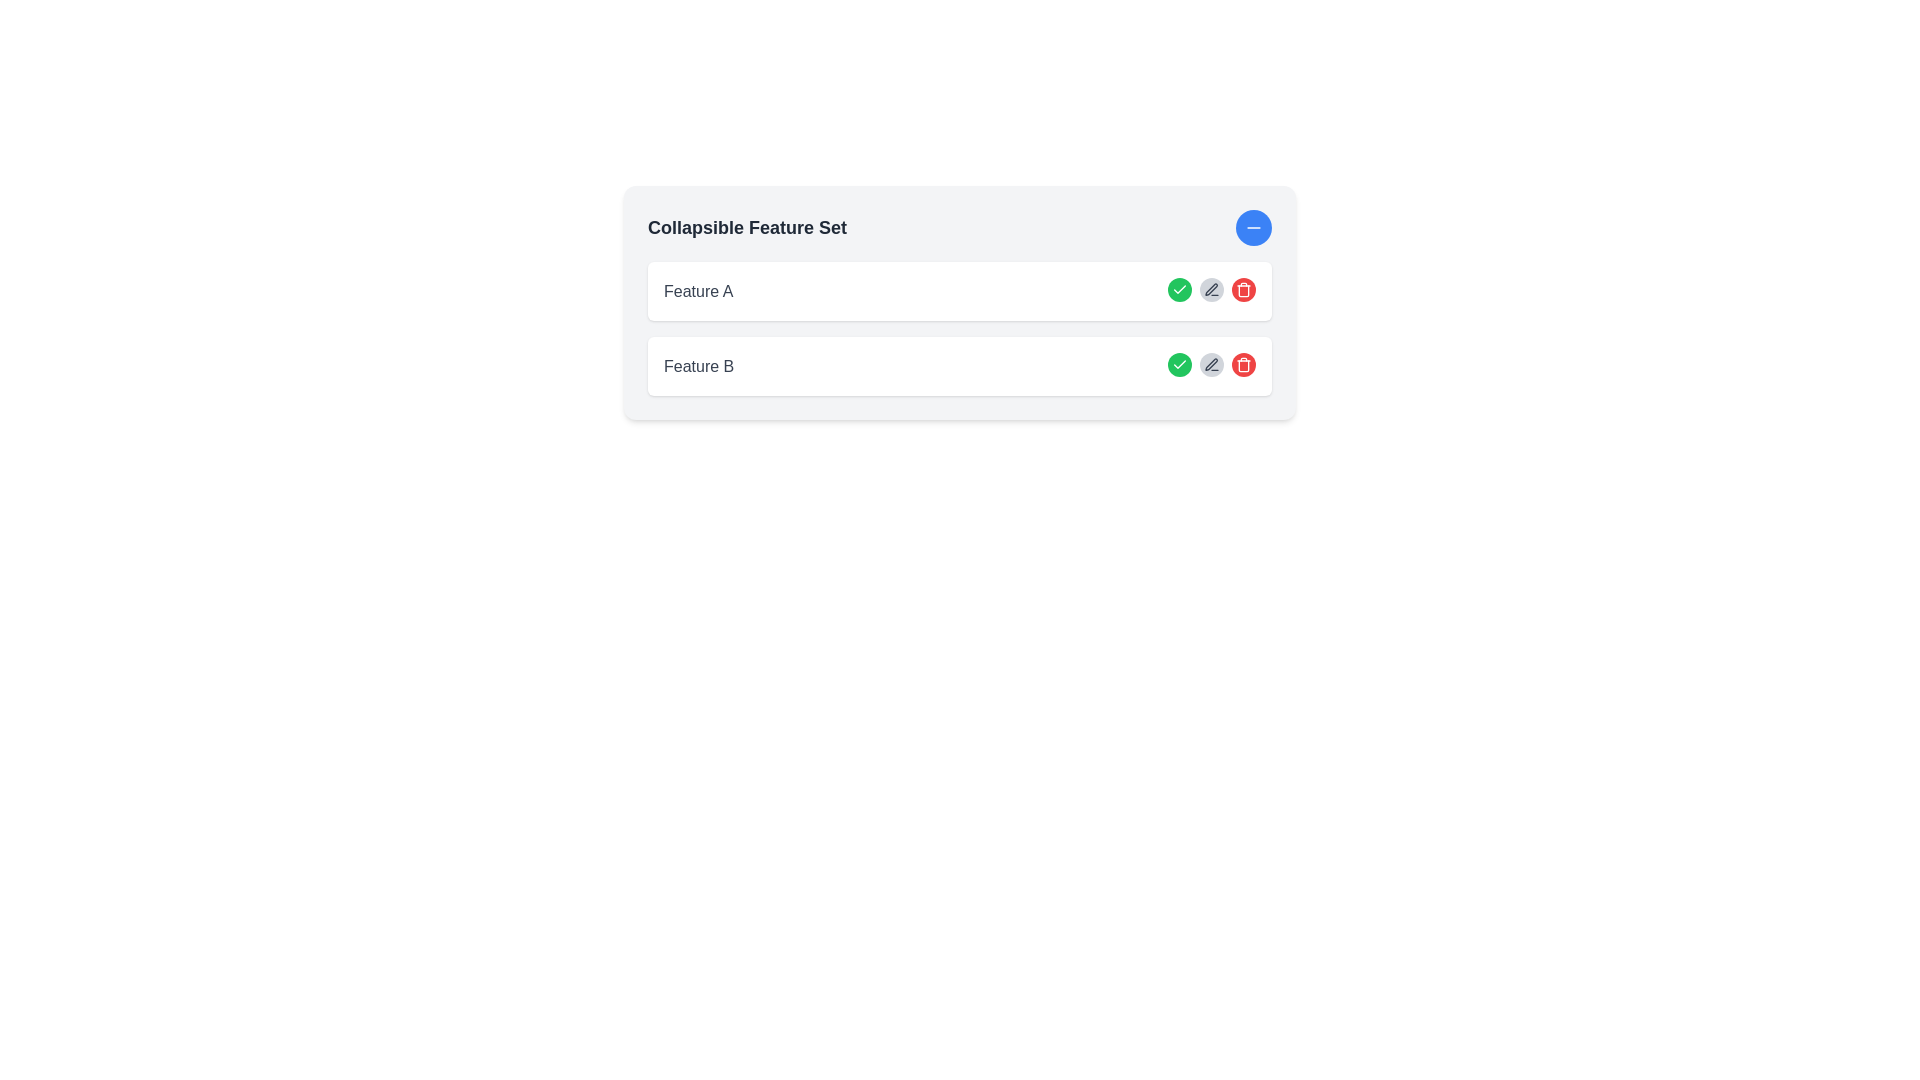 The height and width of the screenshot is (1080, 1920). Describe the element at coordinates (1210, 289) in the screenshot. I see `the pen-like icon in the second row of action icons in Feature B` at that location.